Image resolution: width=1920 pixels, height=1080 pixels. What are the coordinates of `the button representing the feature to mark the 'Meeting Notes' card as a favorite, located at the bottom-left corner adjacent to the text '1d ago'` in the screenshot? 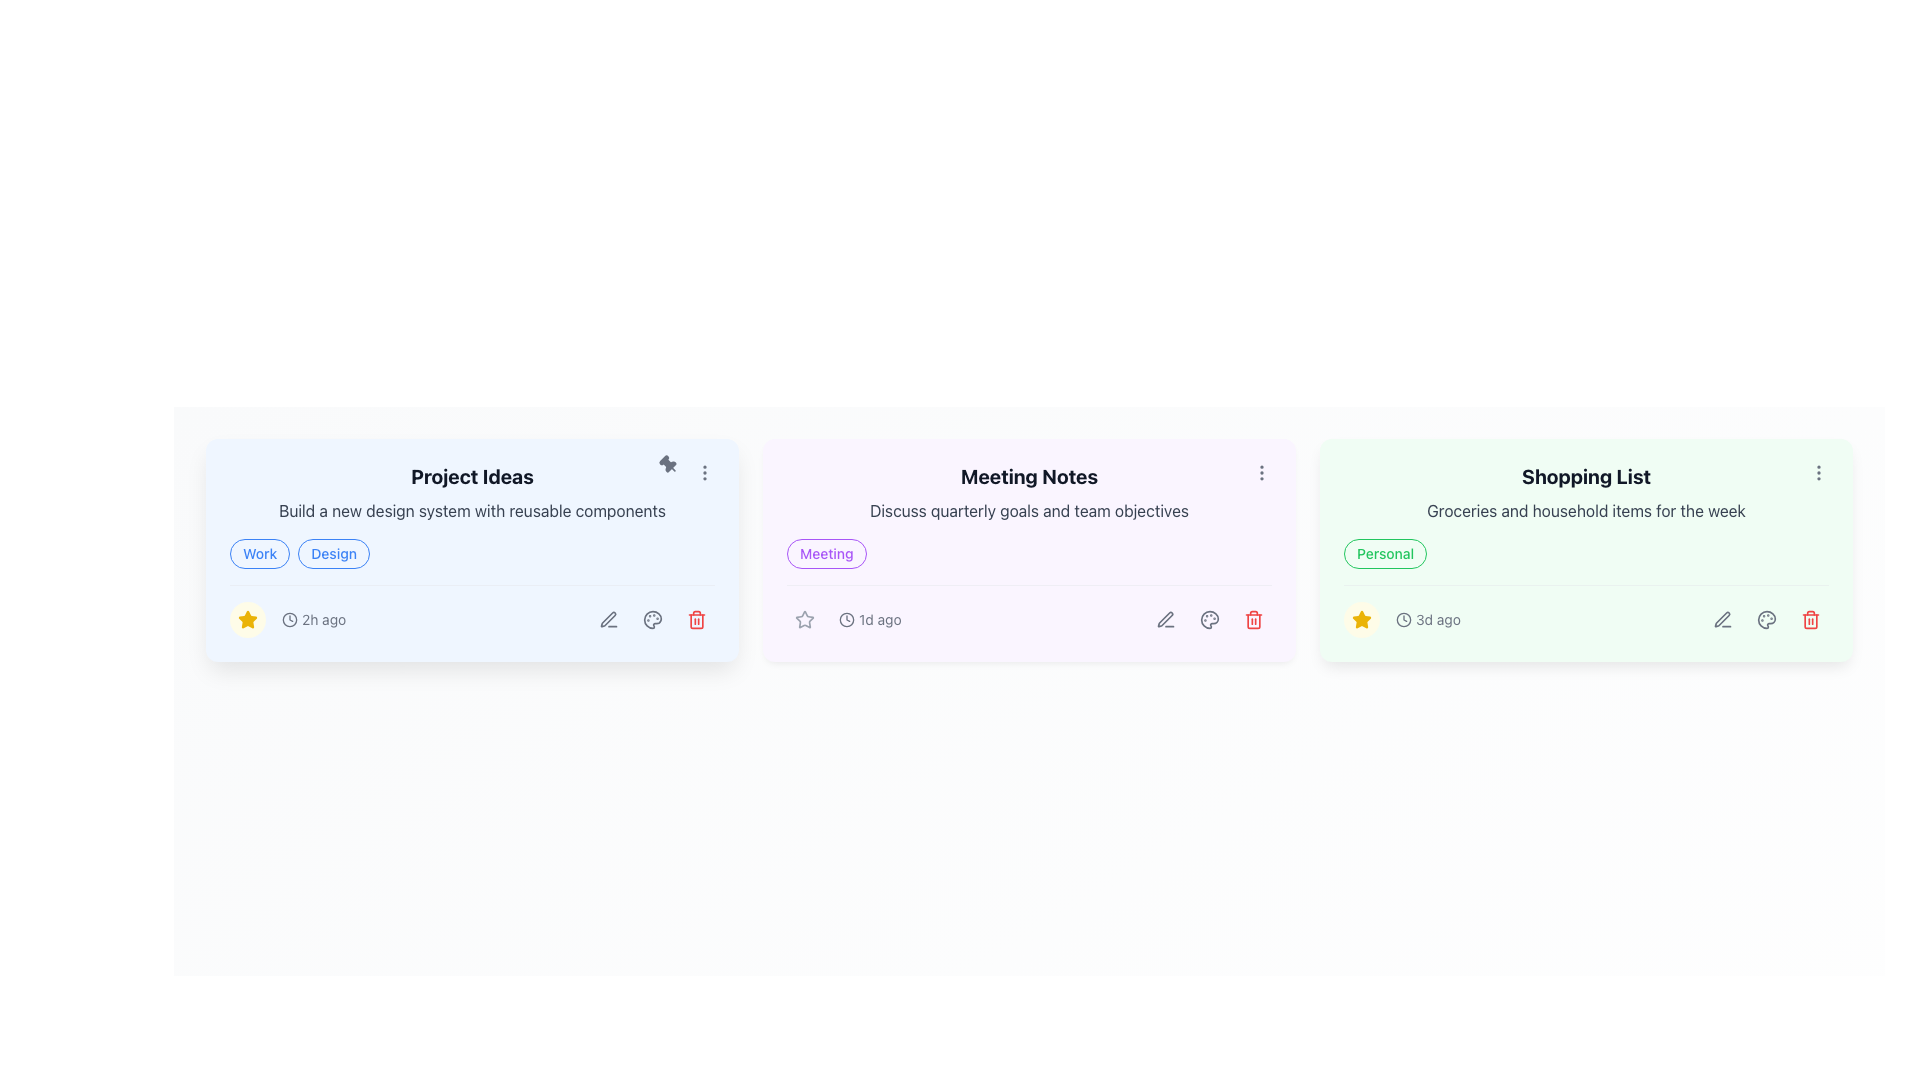 It's located at (805, 619).